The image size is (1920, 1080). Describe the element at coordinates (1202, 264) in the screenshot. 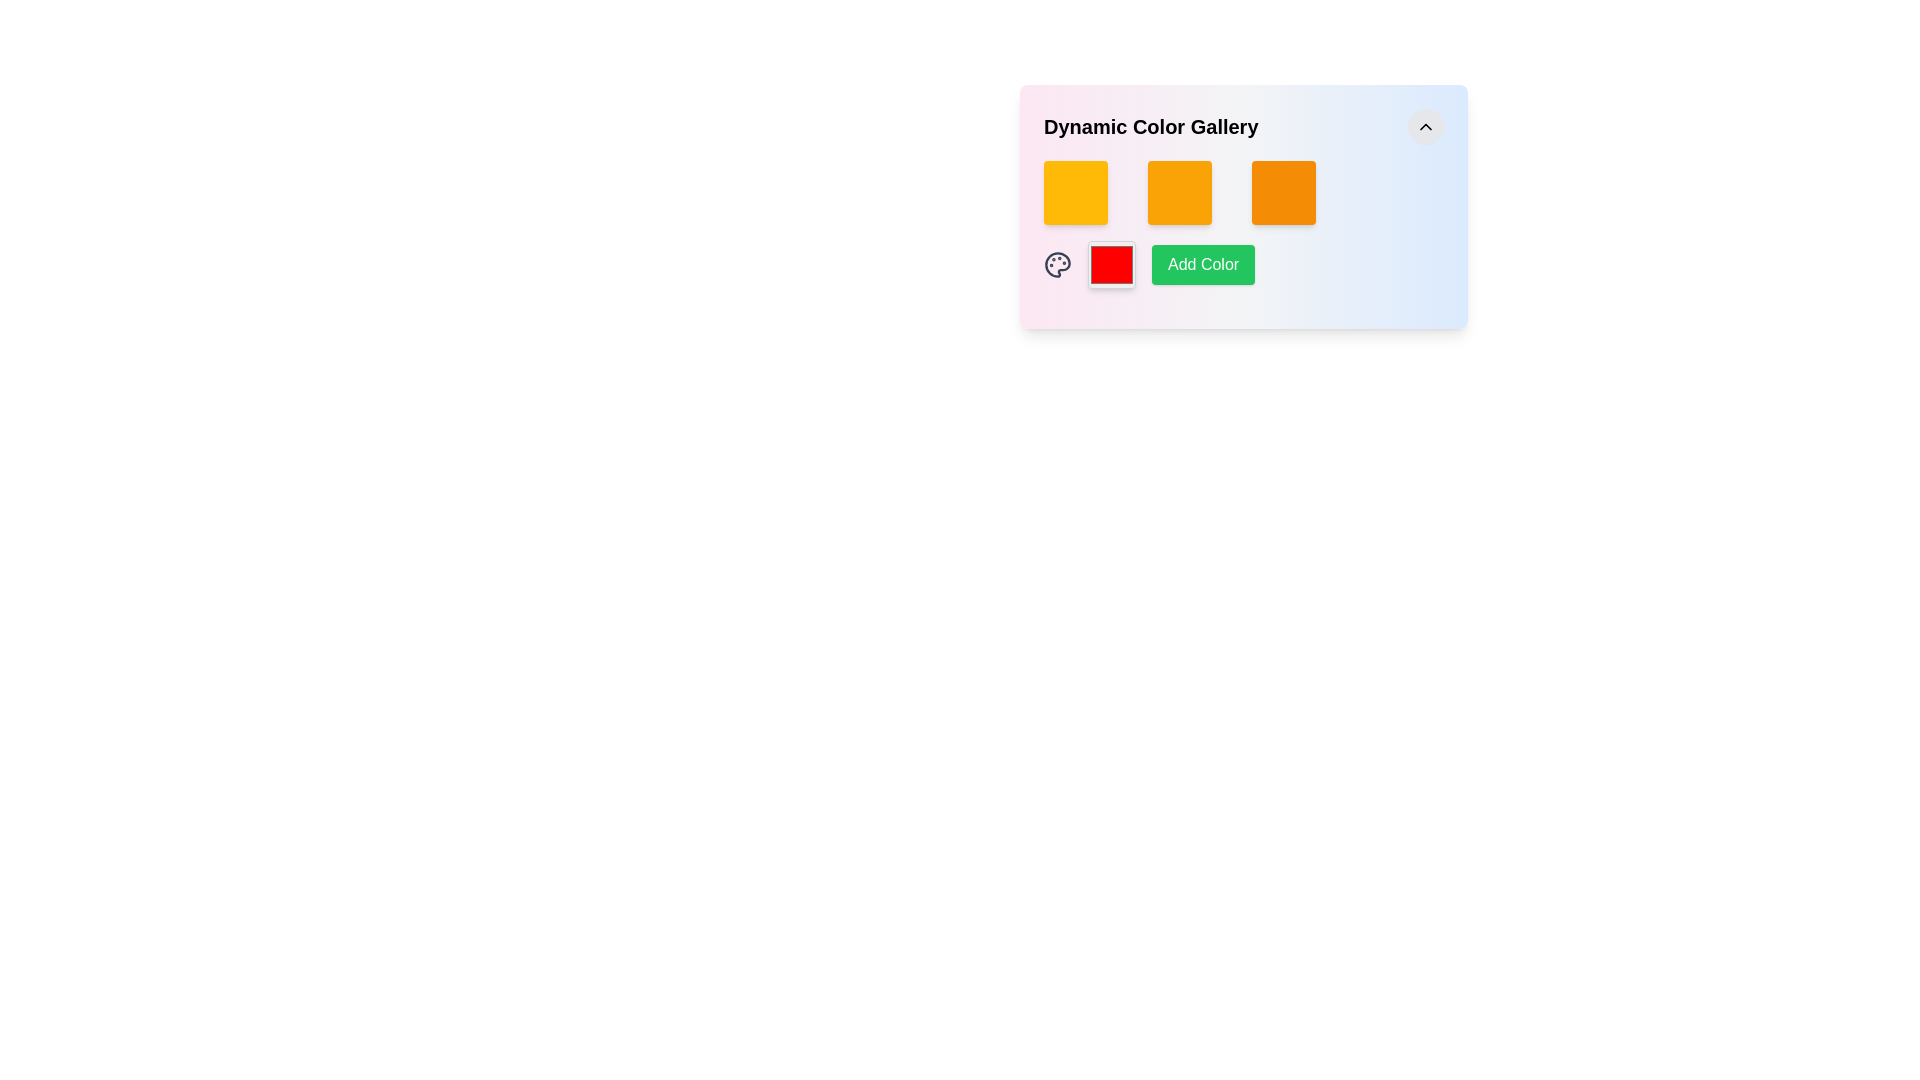

I see `the 'Add Color' button with a green background and white text` at that location.